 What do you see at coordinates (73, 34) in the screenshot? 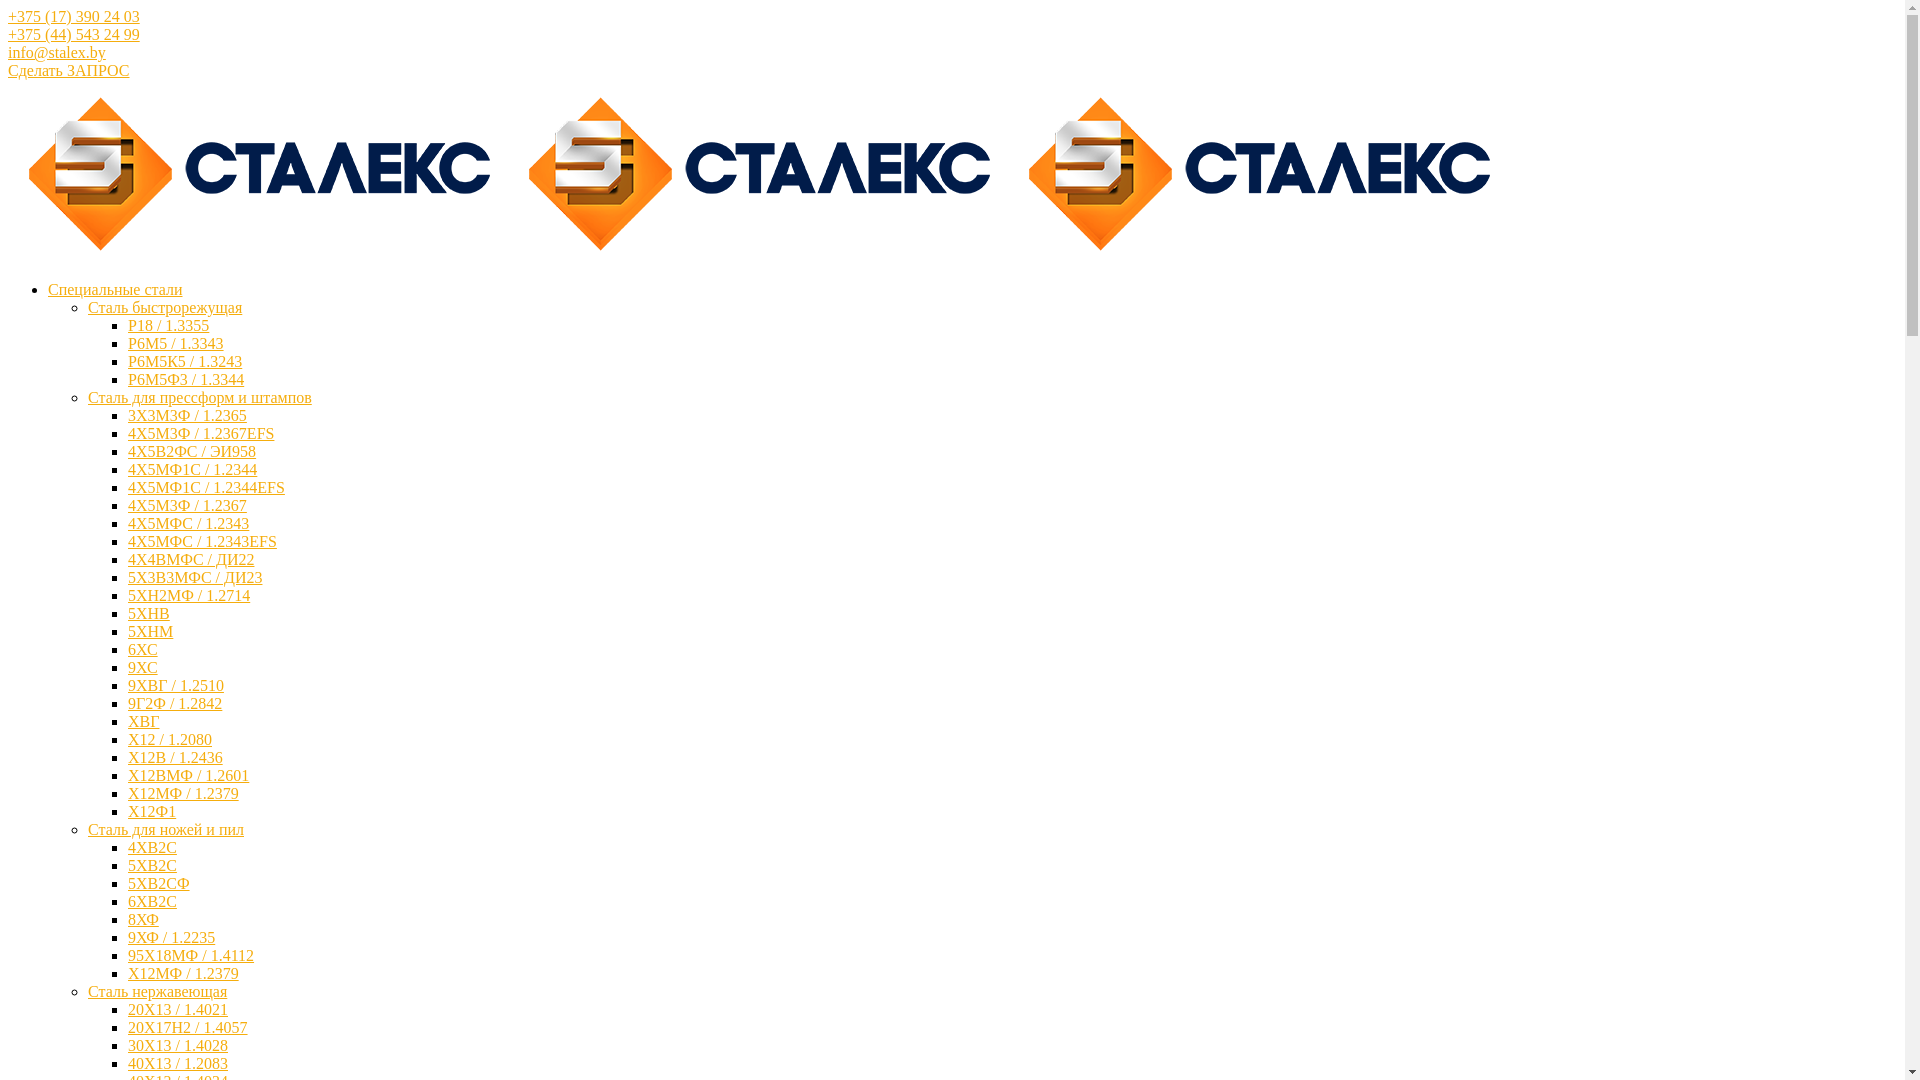
I see `'+375 (44) 543 24 99'` at bounding box center [73, 34].